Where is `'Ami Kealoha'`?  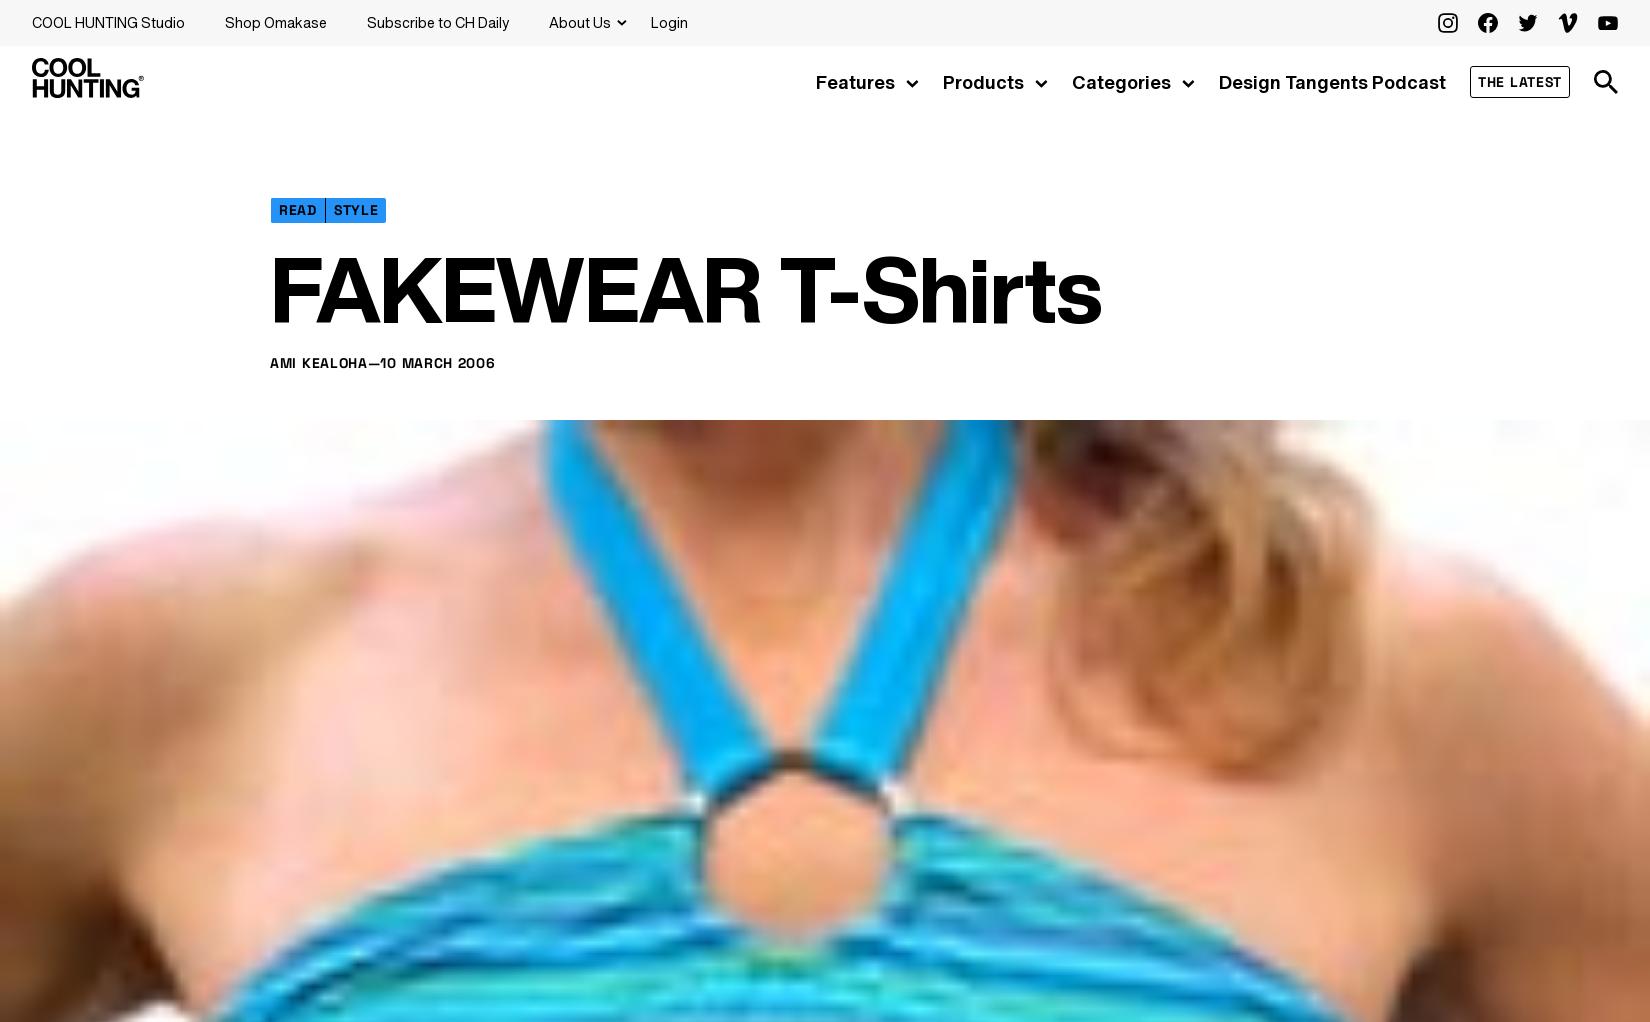 'Ami Kealoha' is located at coordinates (318, 361).